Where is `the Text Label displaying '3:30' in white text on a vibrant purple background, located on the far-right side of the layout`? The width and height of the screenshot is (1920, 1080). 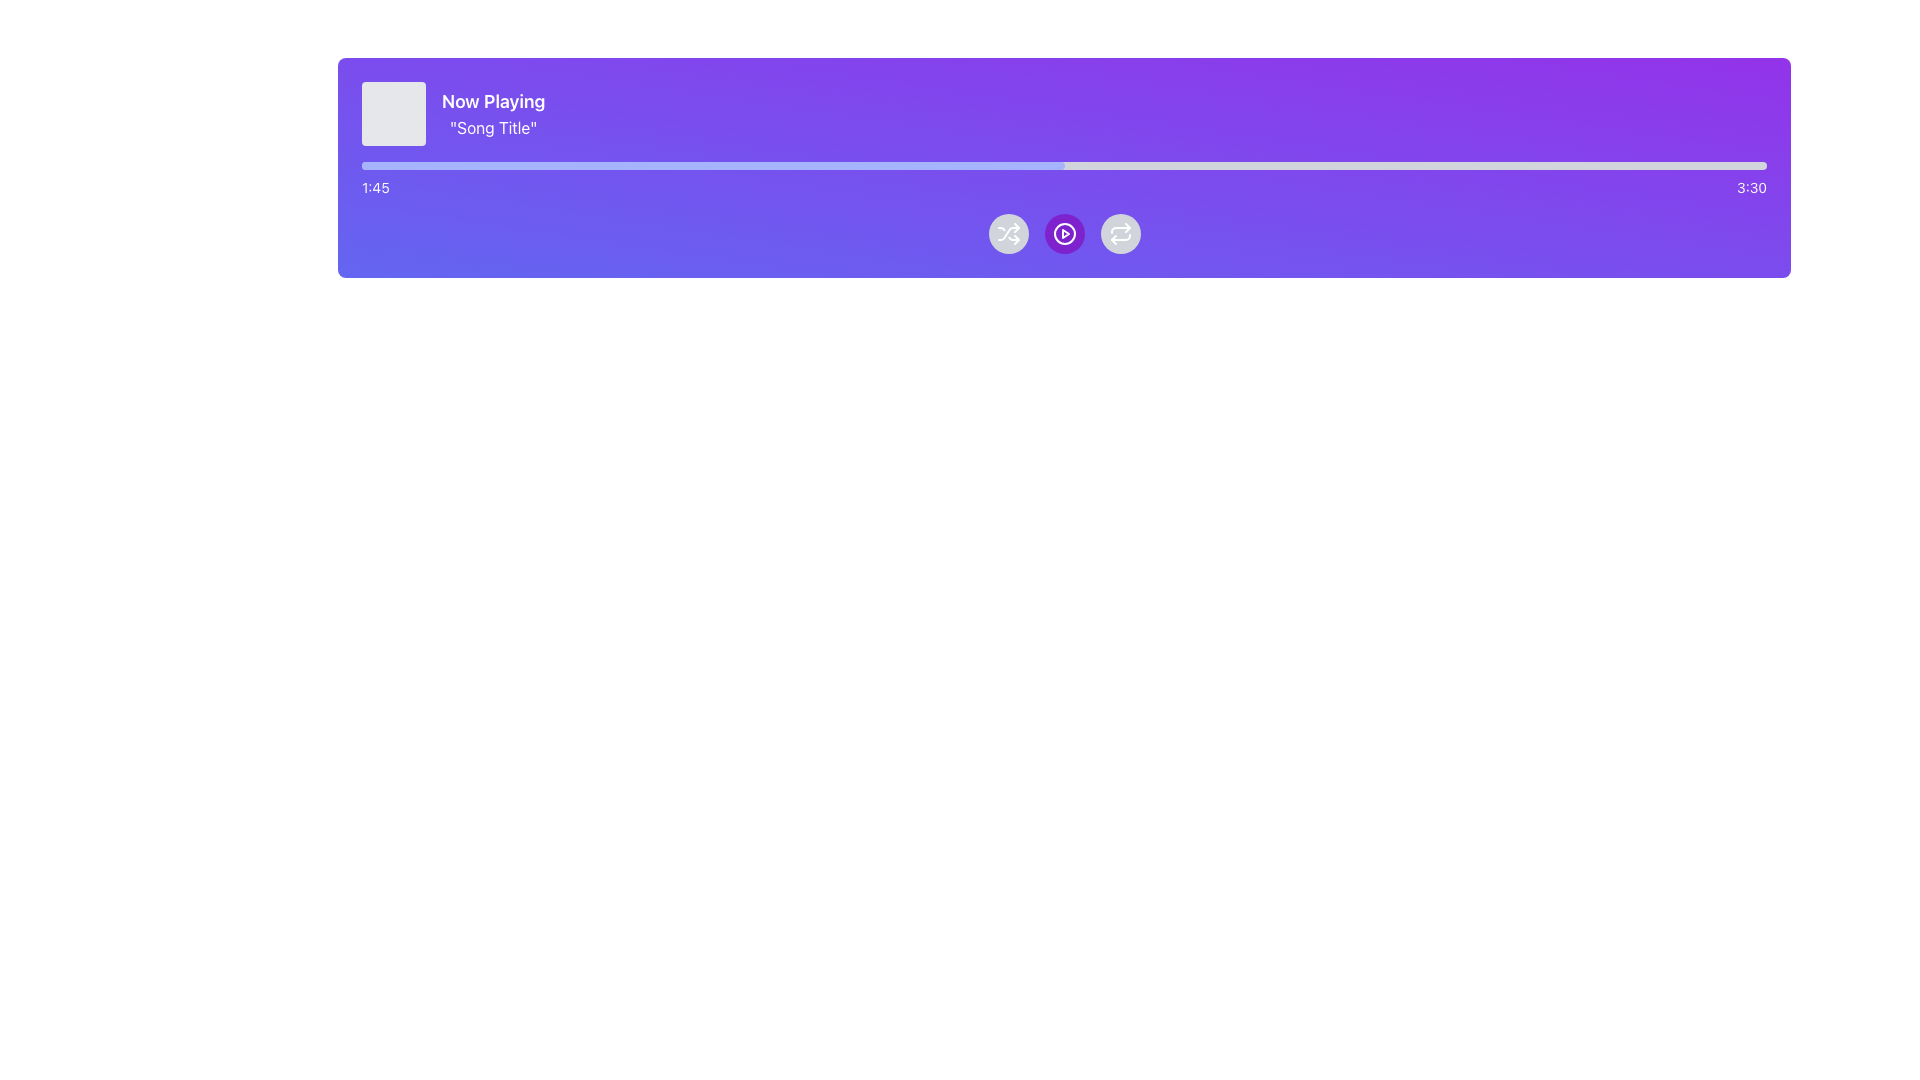
the Text Label displaying '3:30' in white text on a vibrant purple background, located on the far-right side of the layout is located at coordinates (1751, 188).